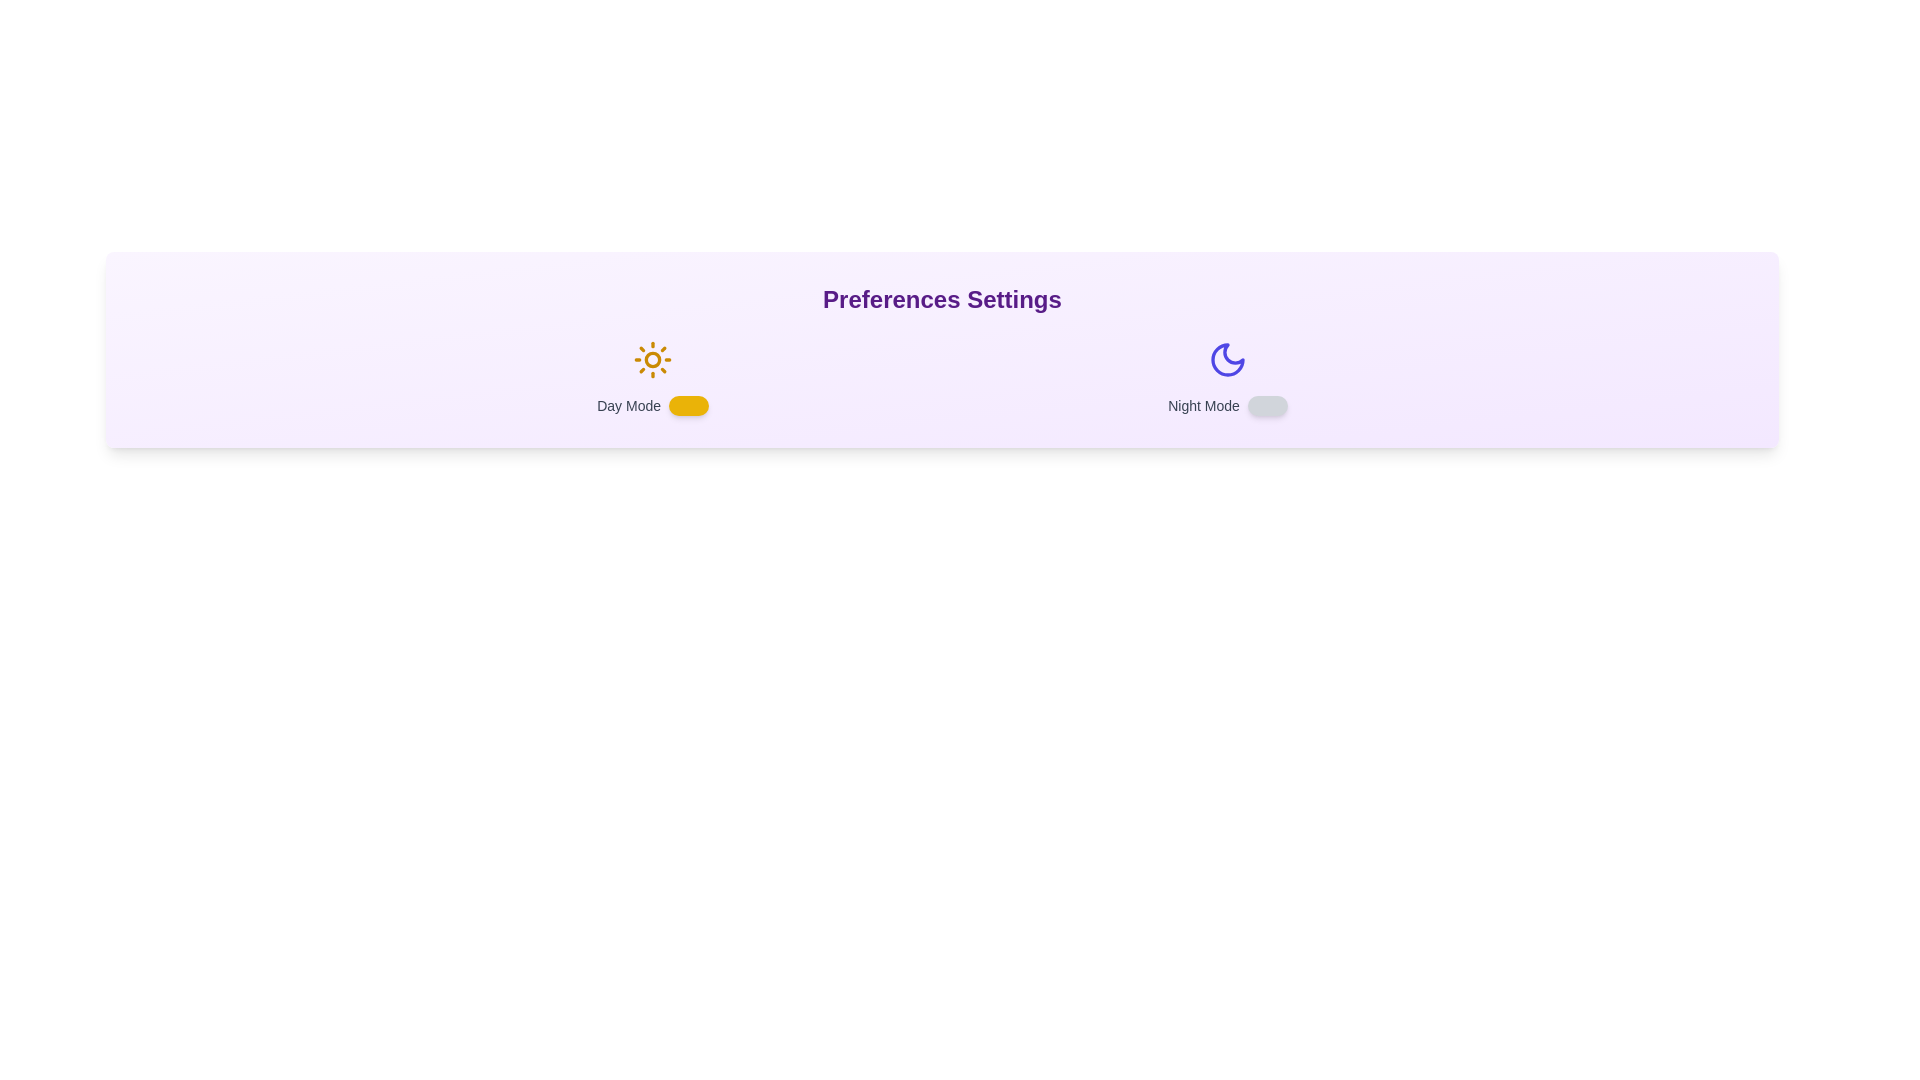 This screenshot has width=1920, height=1080. Describe the element at coordinates (1266, 405) in the screenshot. I see `the 'Night Mode' switch` at that location.